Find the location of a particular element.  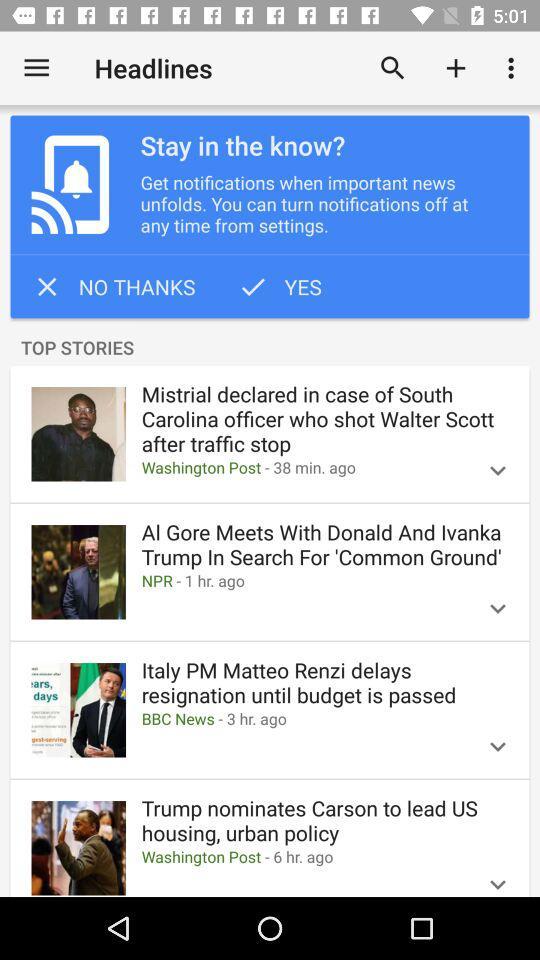

item below top stories item is located at coordinates (325, 418).